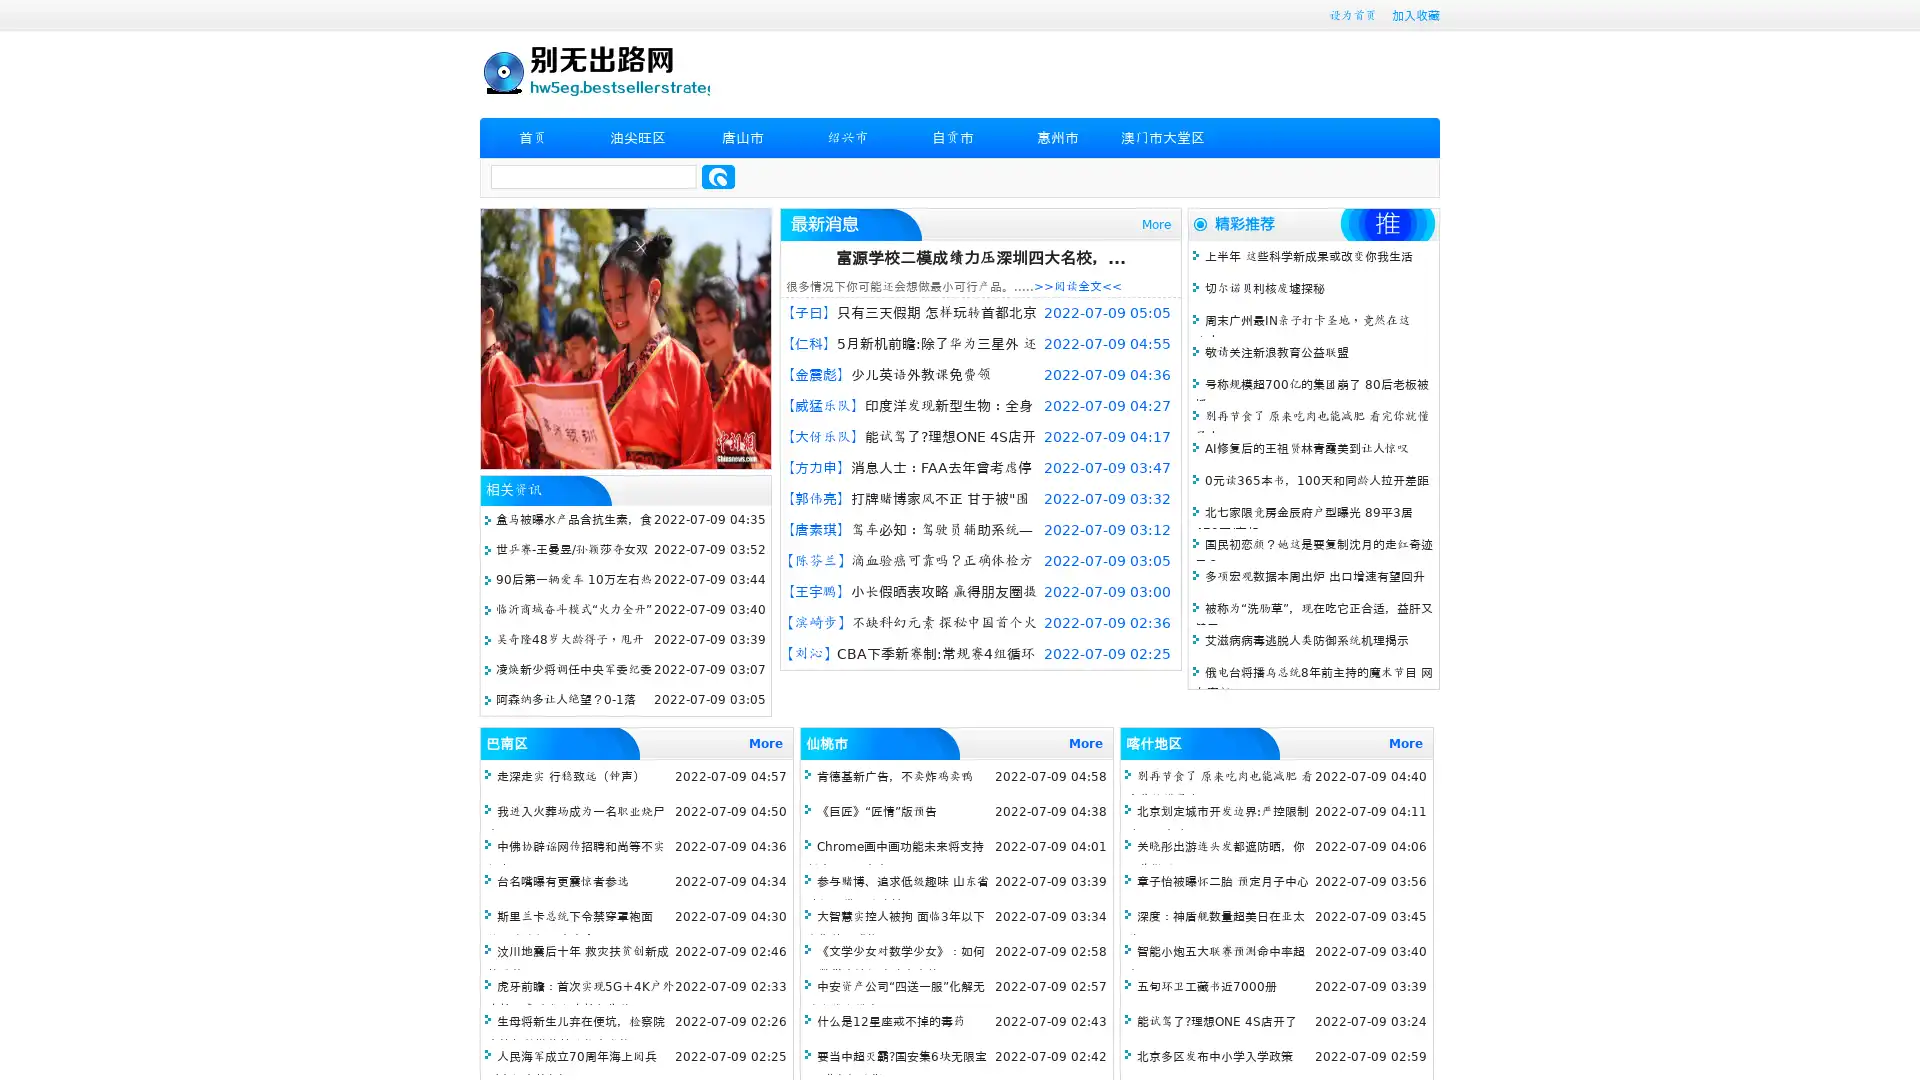 The image size is (1920, 1080). I want to click on Search, so click(718, 176).